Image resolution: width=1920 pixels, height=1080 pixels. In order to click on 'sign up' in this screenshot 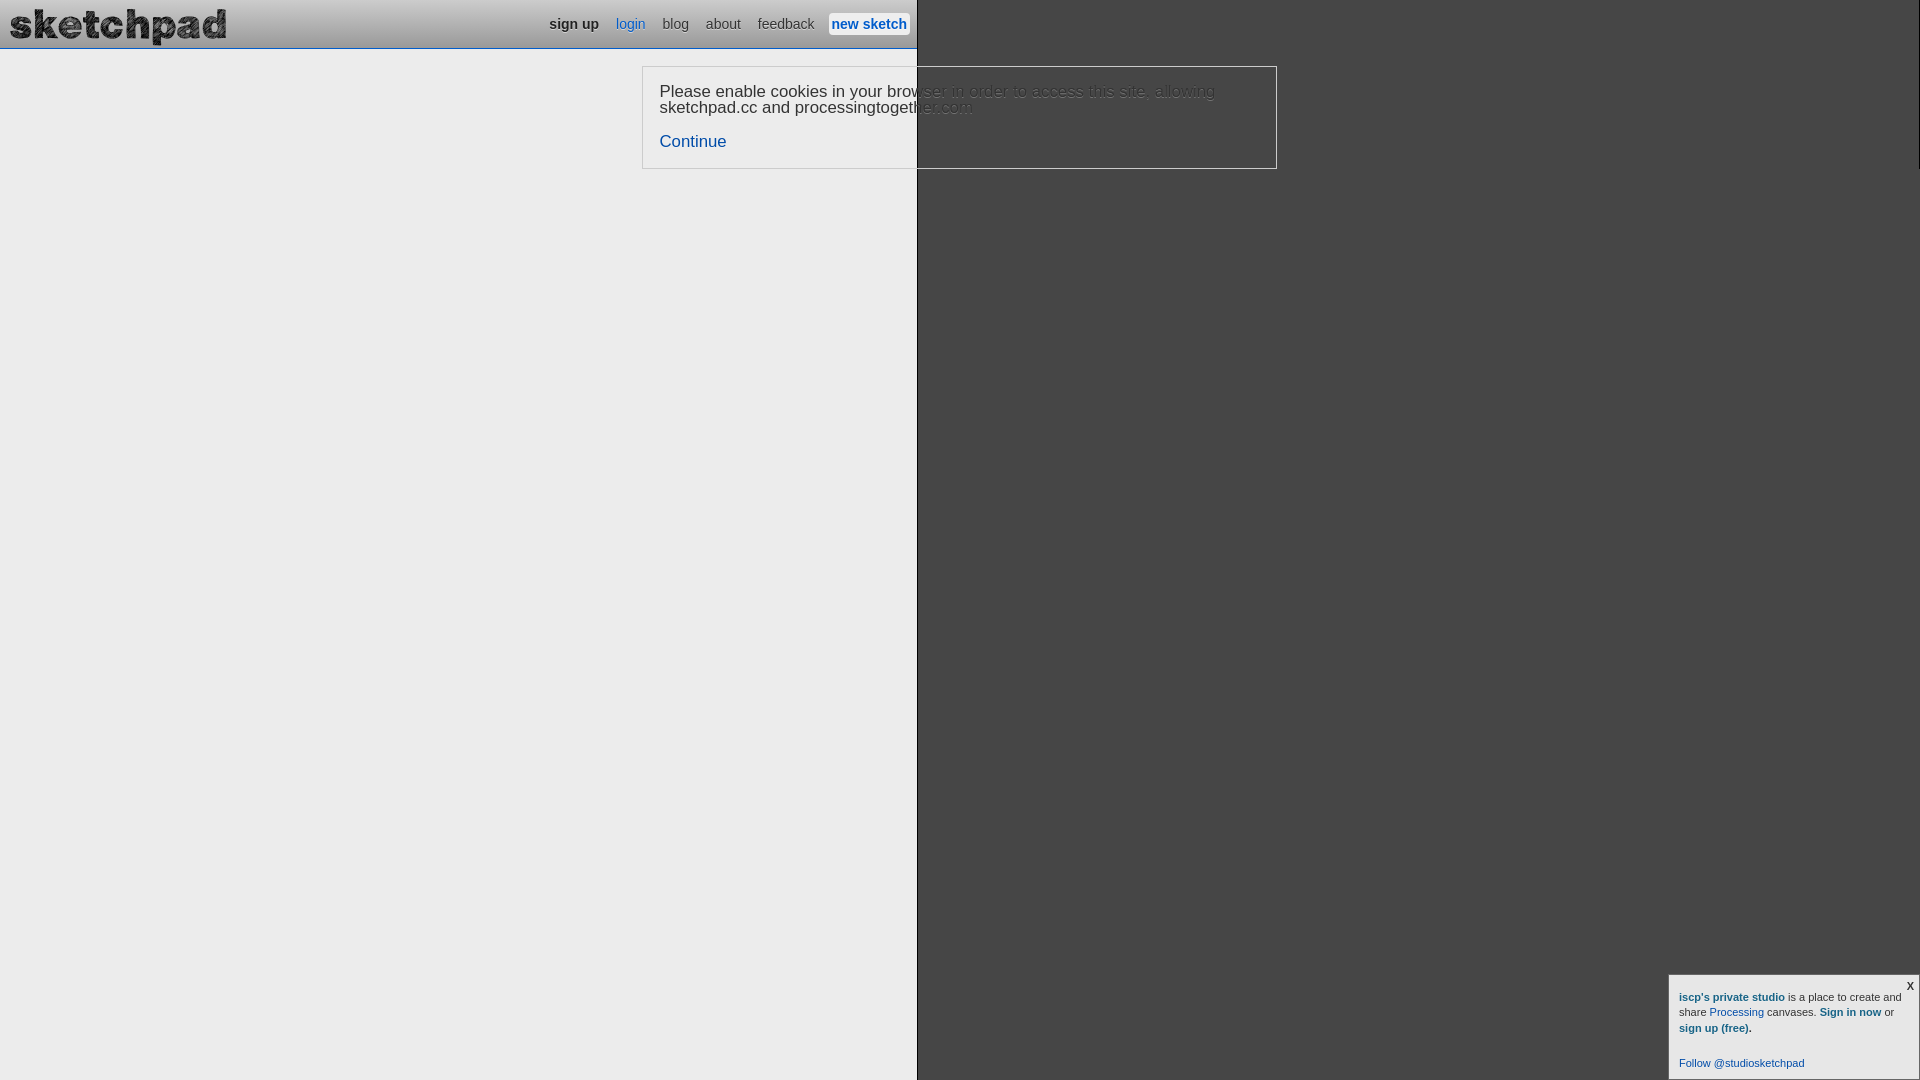, I will do `click(573, 23)`.